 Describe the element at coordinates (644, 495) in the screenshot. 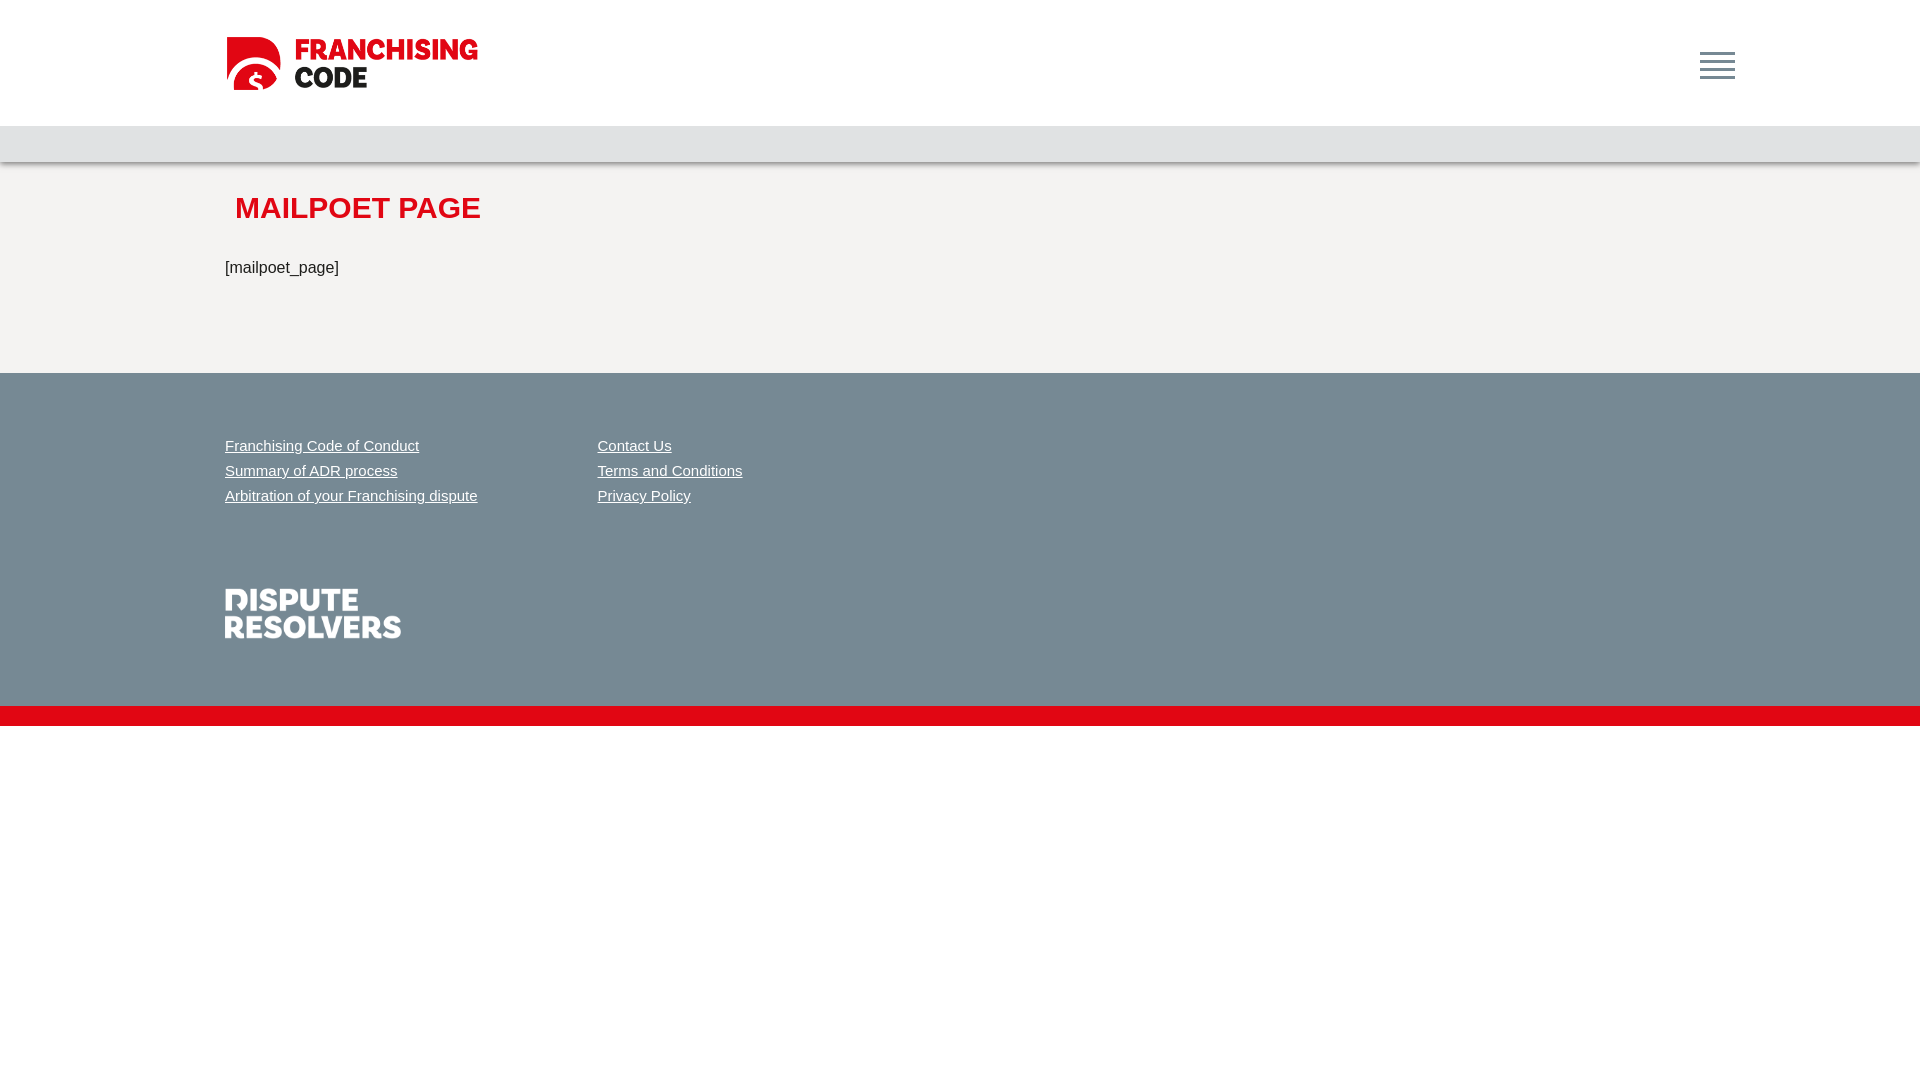

I see `'Privacy Policy'` at that location.